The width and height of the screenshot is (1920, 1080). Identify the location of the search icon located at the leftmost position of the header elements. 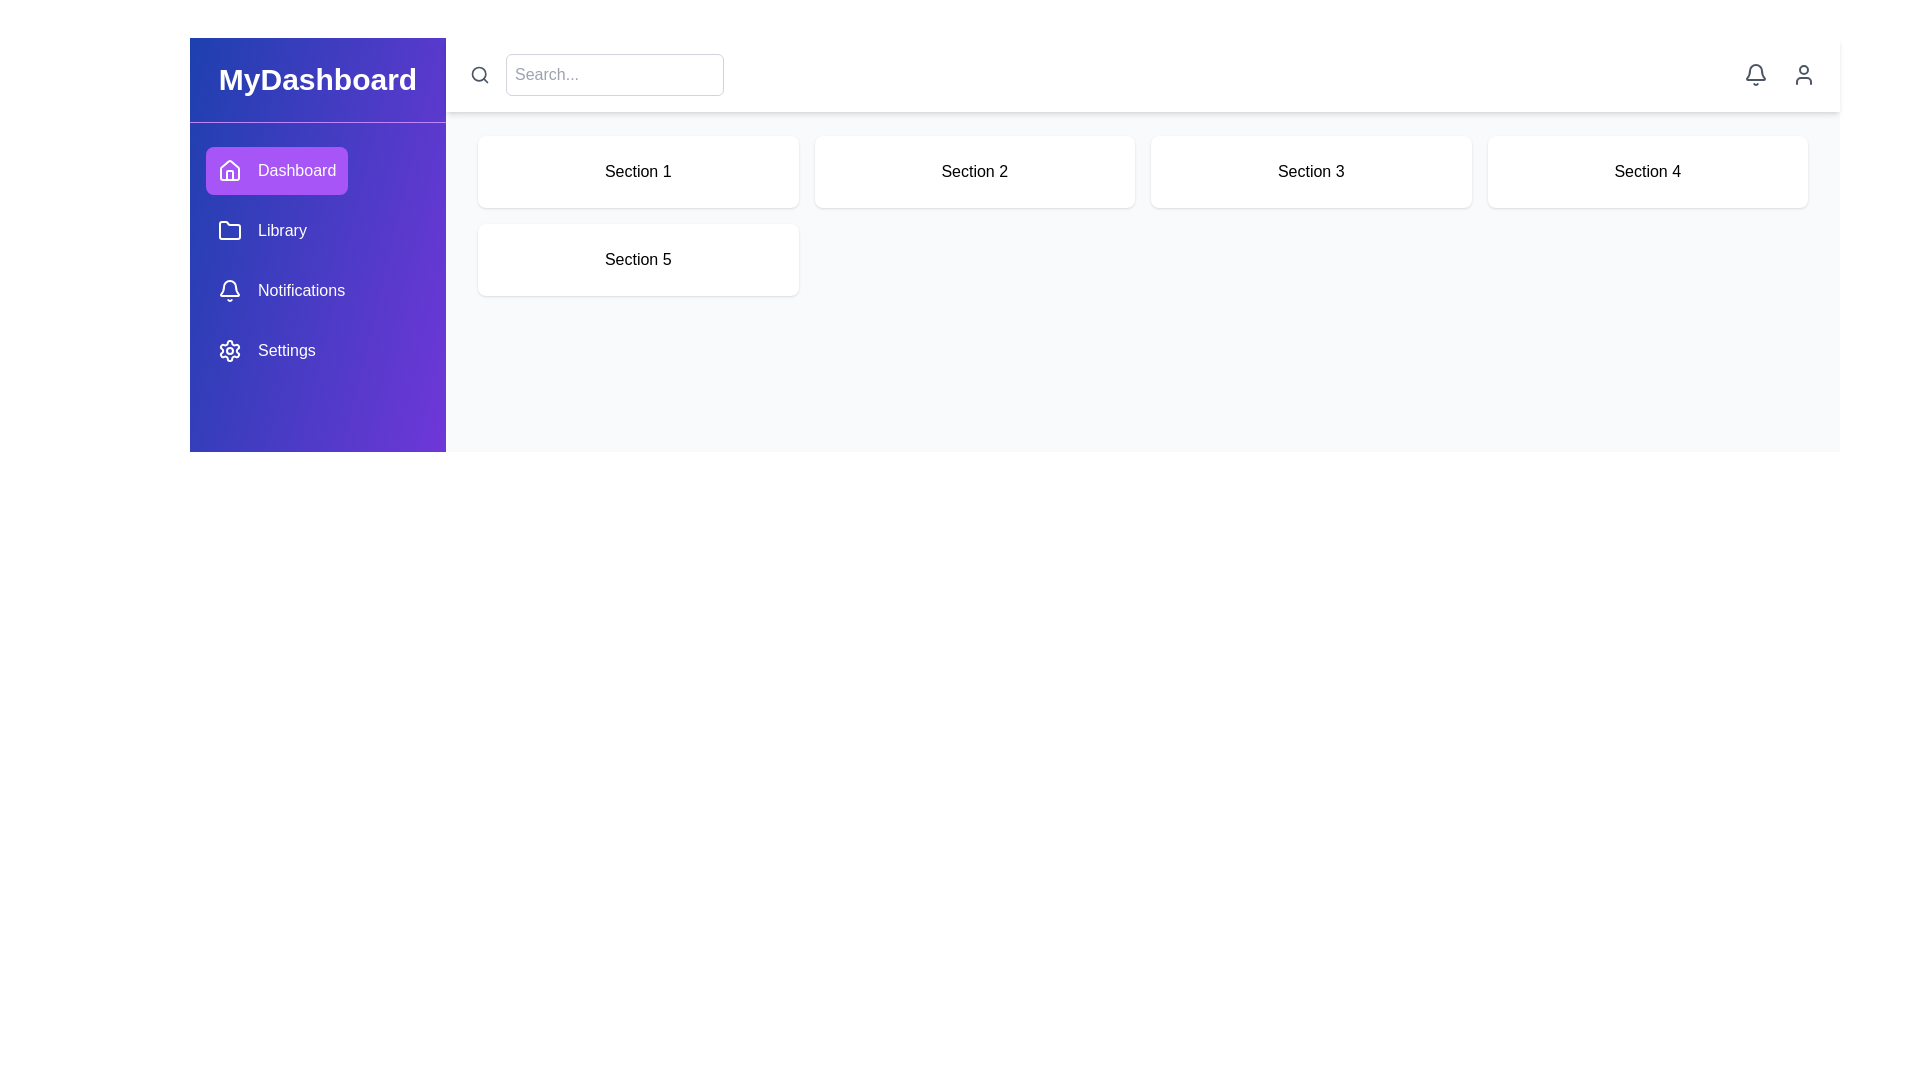
(480, 73).